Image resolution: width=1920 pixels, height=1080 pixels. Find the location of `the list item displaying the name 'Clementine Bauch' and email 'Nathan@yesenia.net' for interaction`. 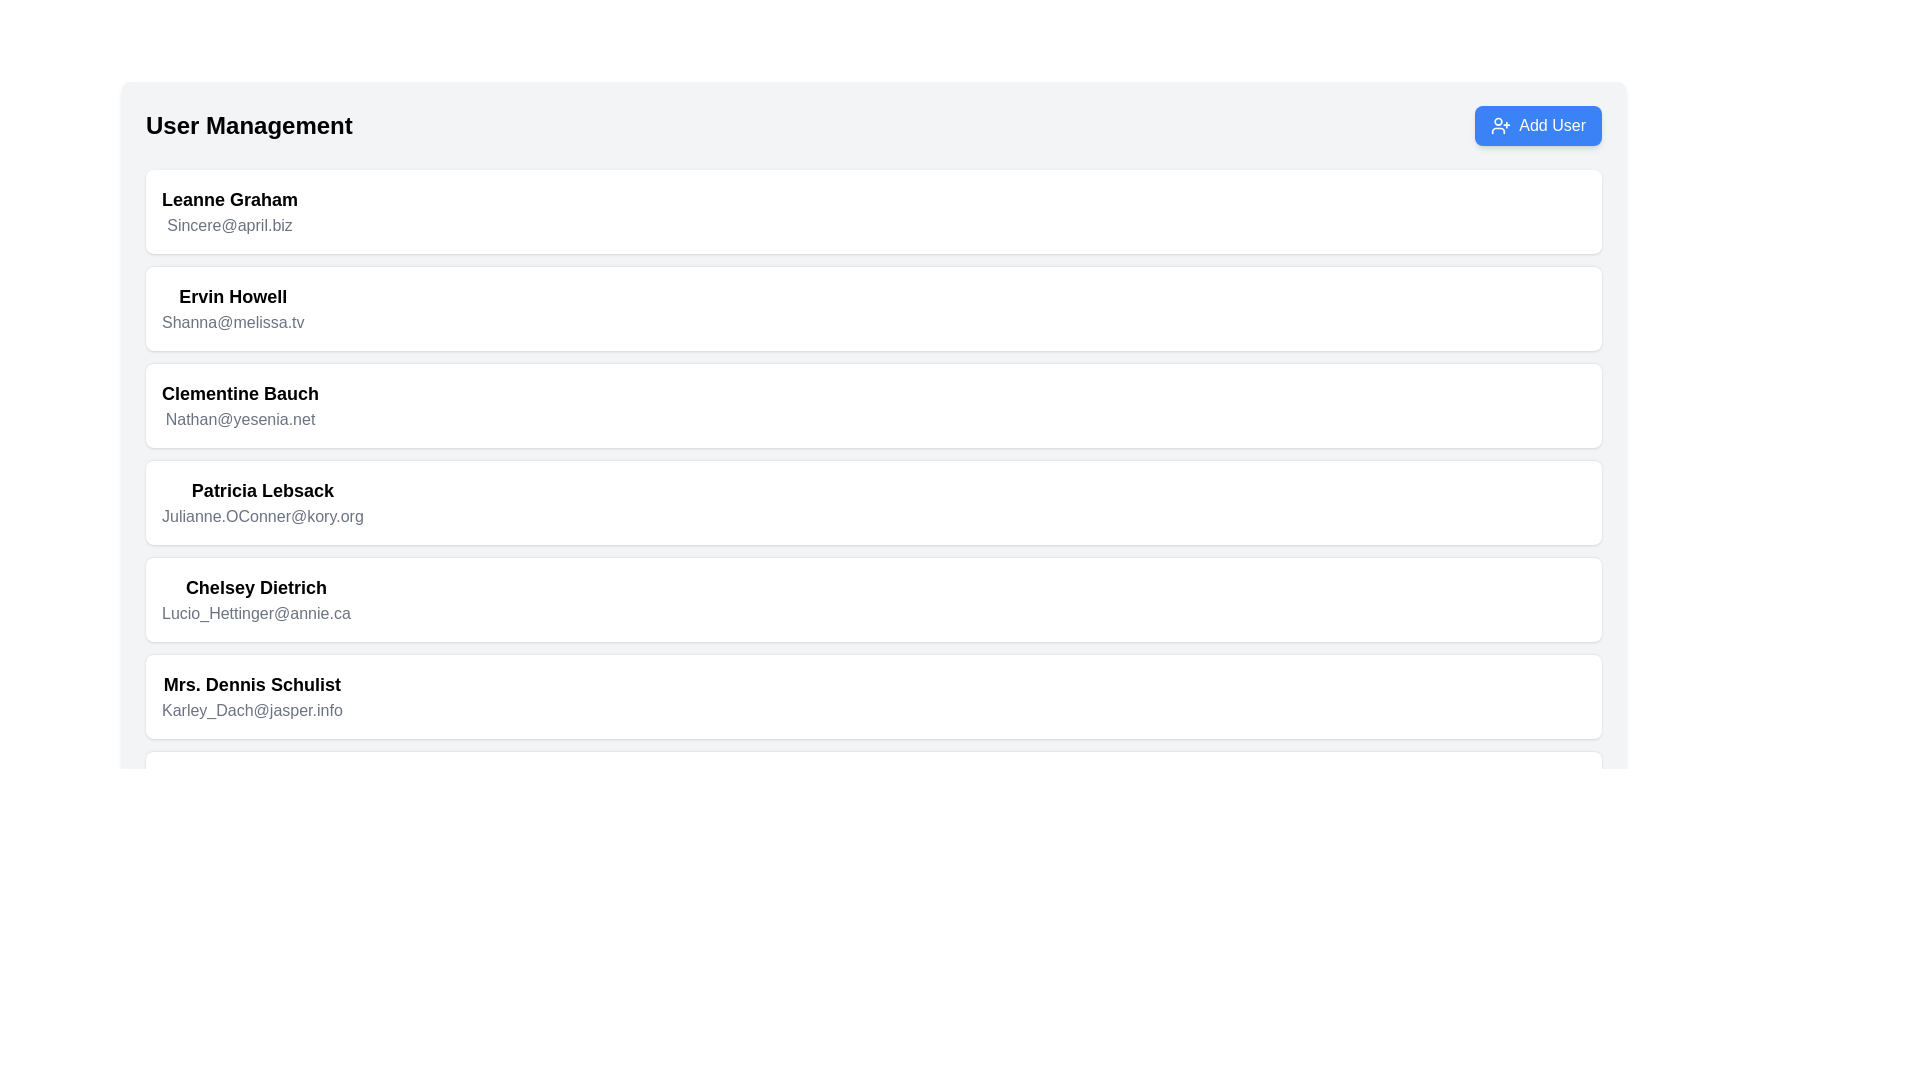

the list item displaying the name 'Clementine Bauch' and email 'Nathan@yesenia.net' for interaction is located at coordinates (240, 405).